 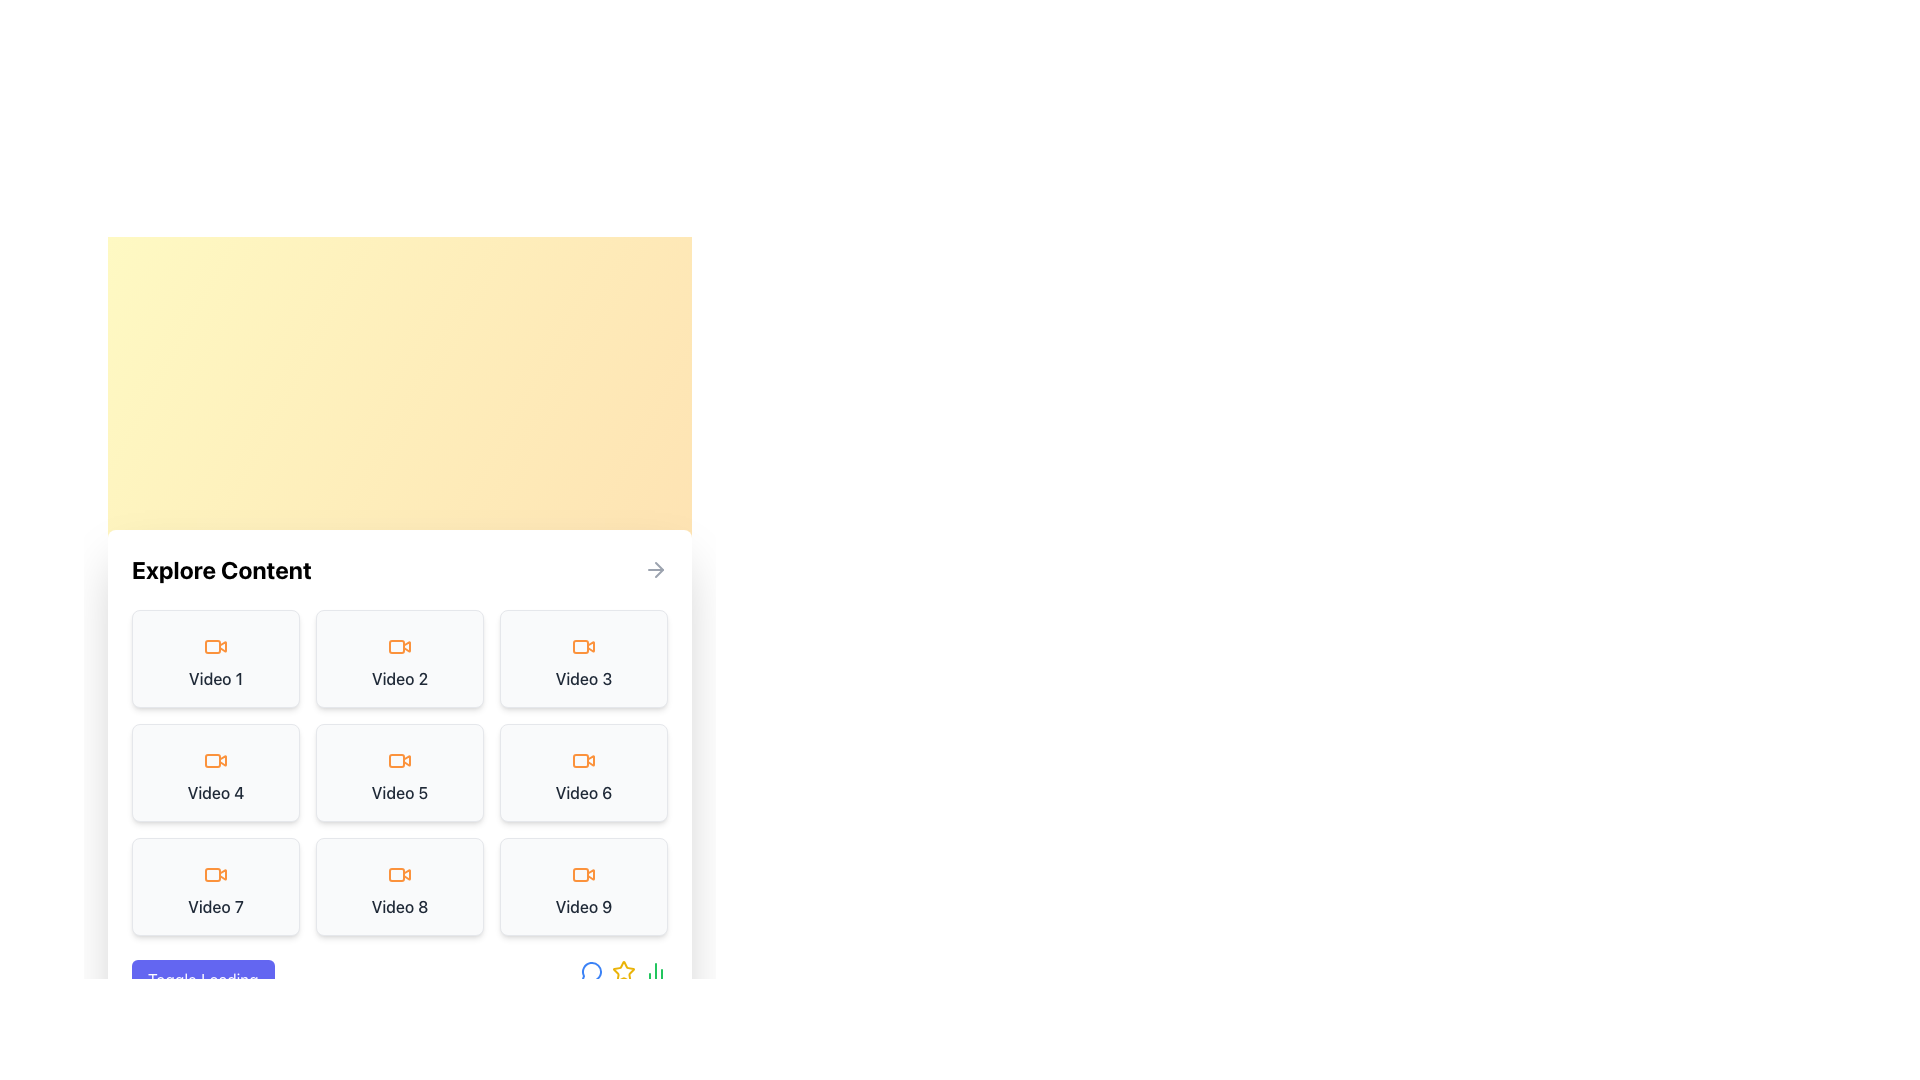 What do you see at coordinates (406, 645) in the screenshot?
I see `the video icon representing the 'Video 2' card in the 'Explore Content' segment, located in the first row and second column of the grid layout` at bounding box center [406, 645].